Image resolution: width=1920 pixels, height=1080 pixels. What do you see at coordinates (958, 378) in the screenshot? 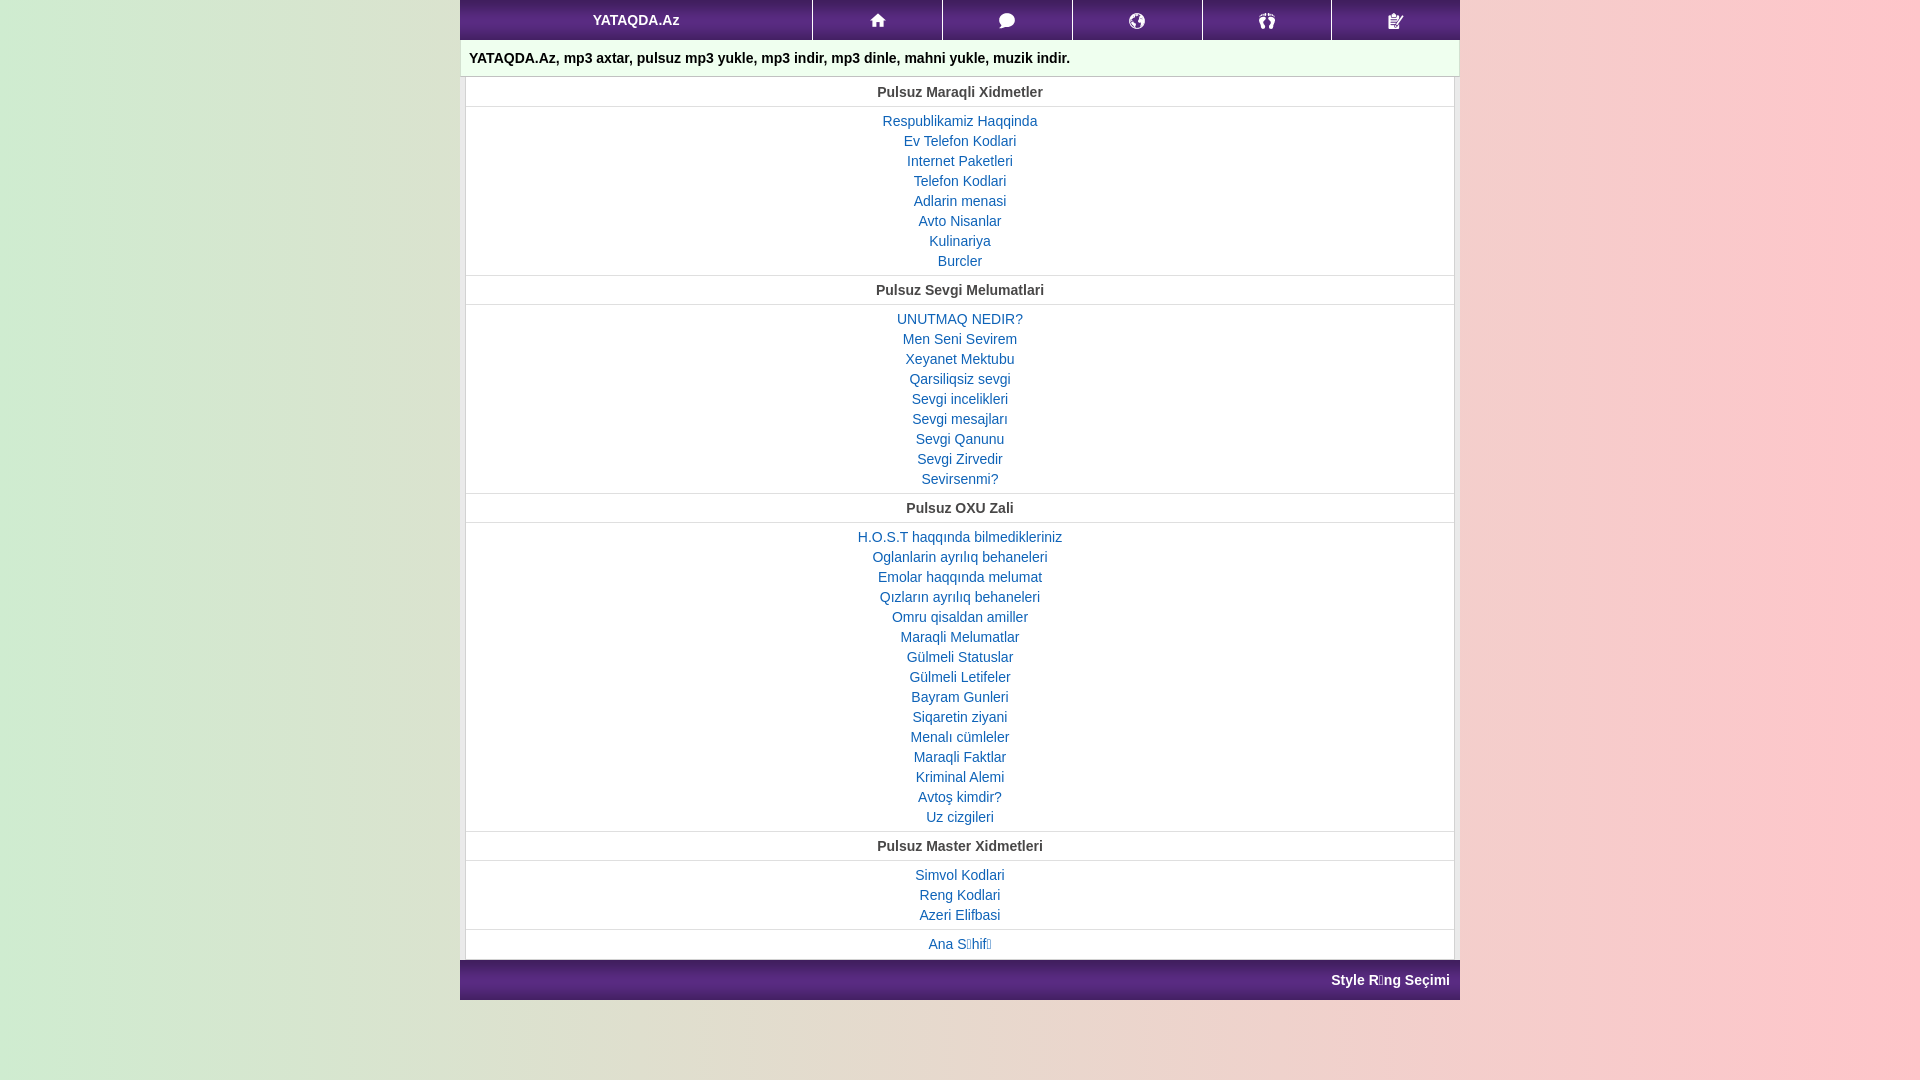
I see `'Qarsiliqsiz sevgi'` at bounding box center [958, 378].